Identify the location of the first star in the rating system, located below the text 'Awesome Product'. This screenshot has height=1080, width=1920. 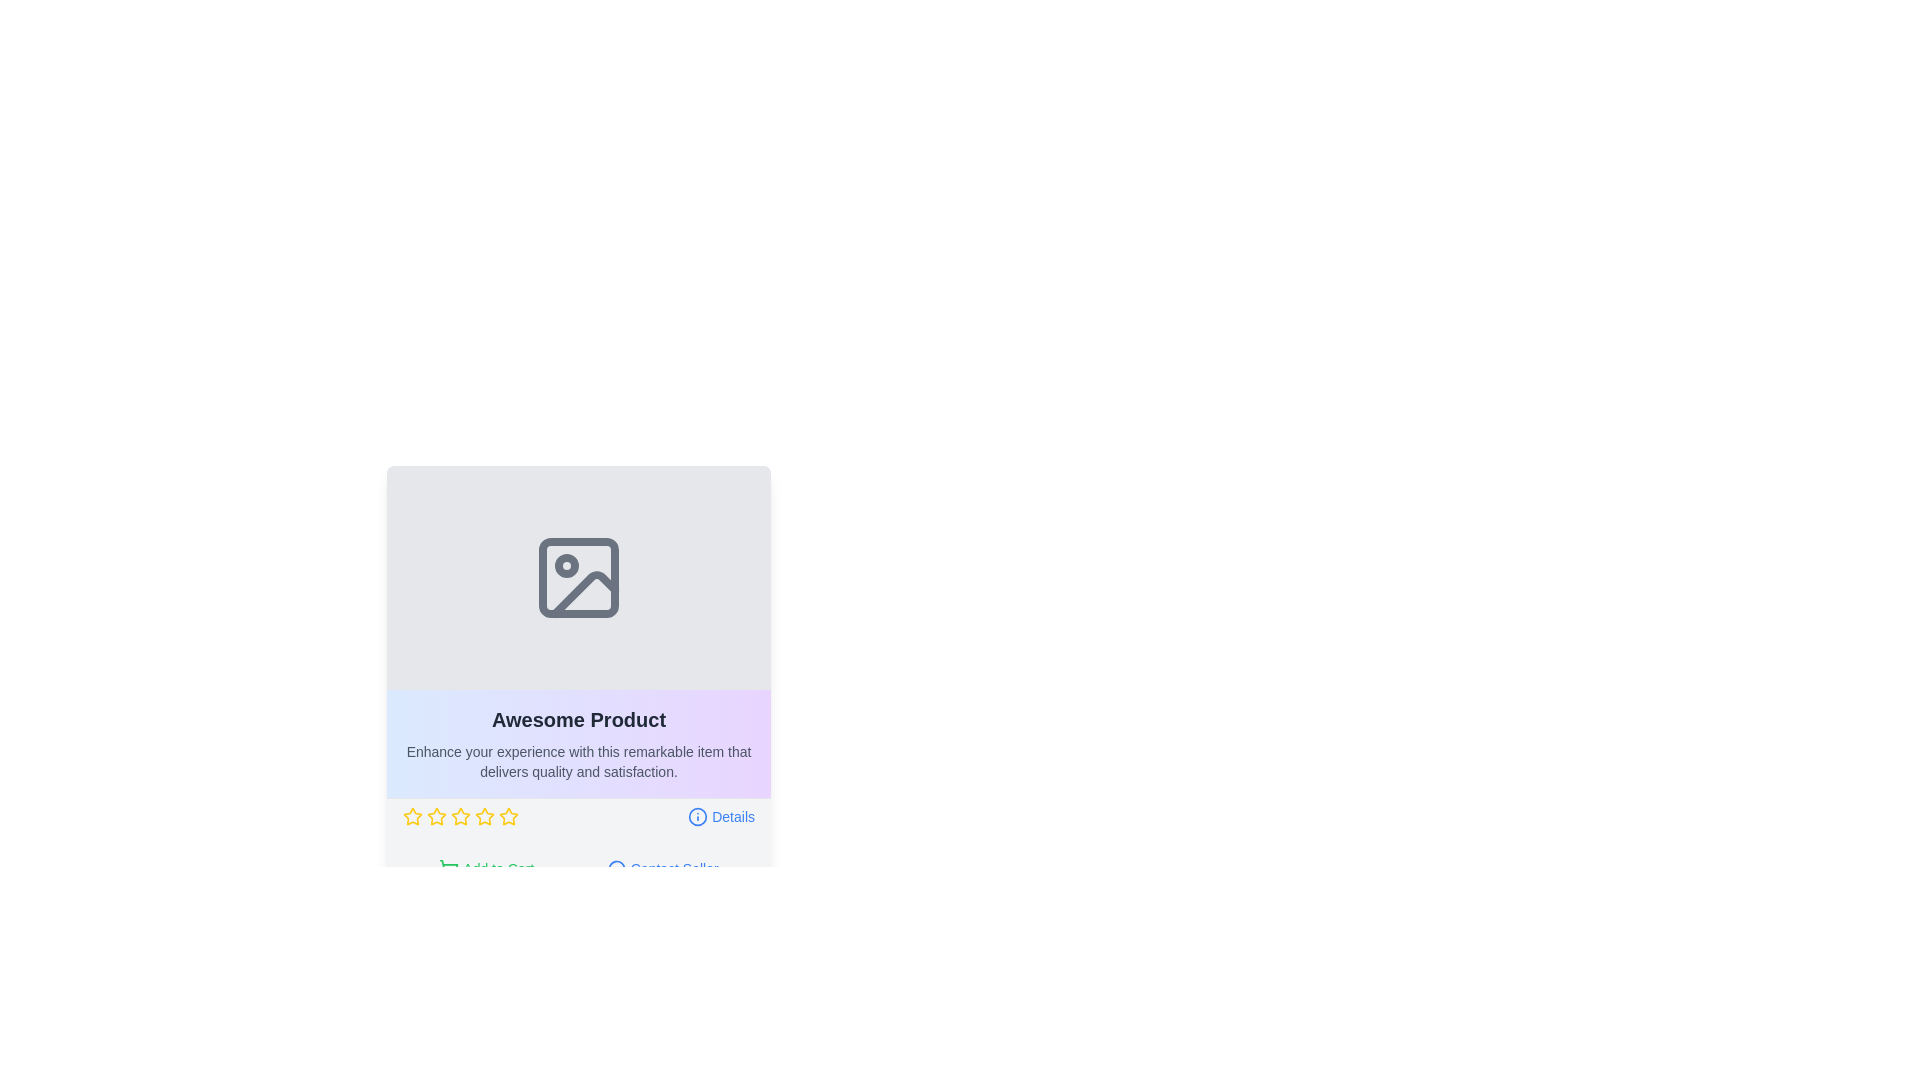
(435, 816).